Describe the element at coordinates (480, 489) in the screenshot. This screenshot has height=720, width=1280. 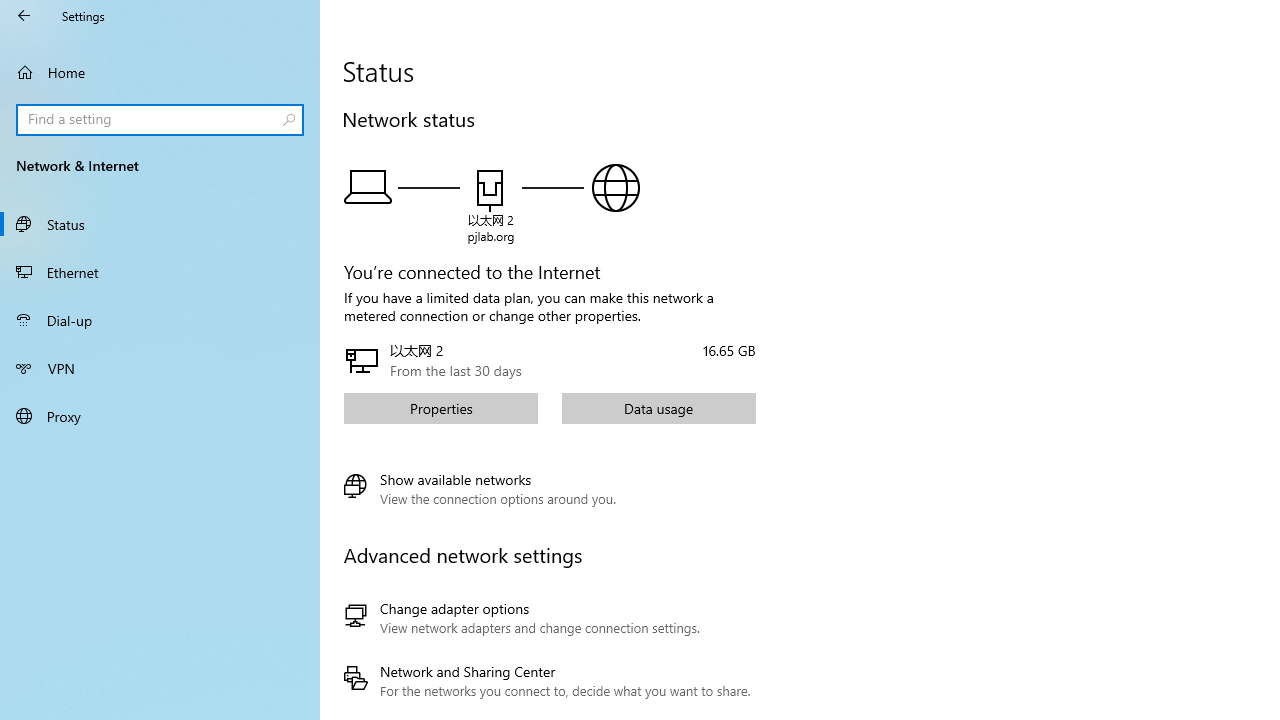
I see `'Show available networks'` at that location.